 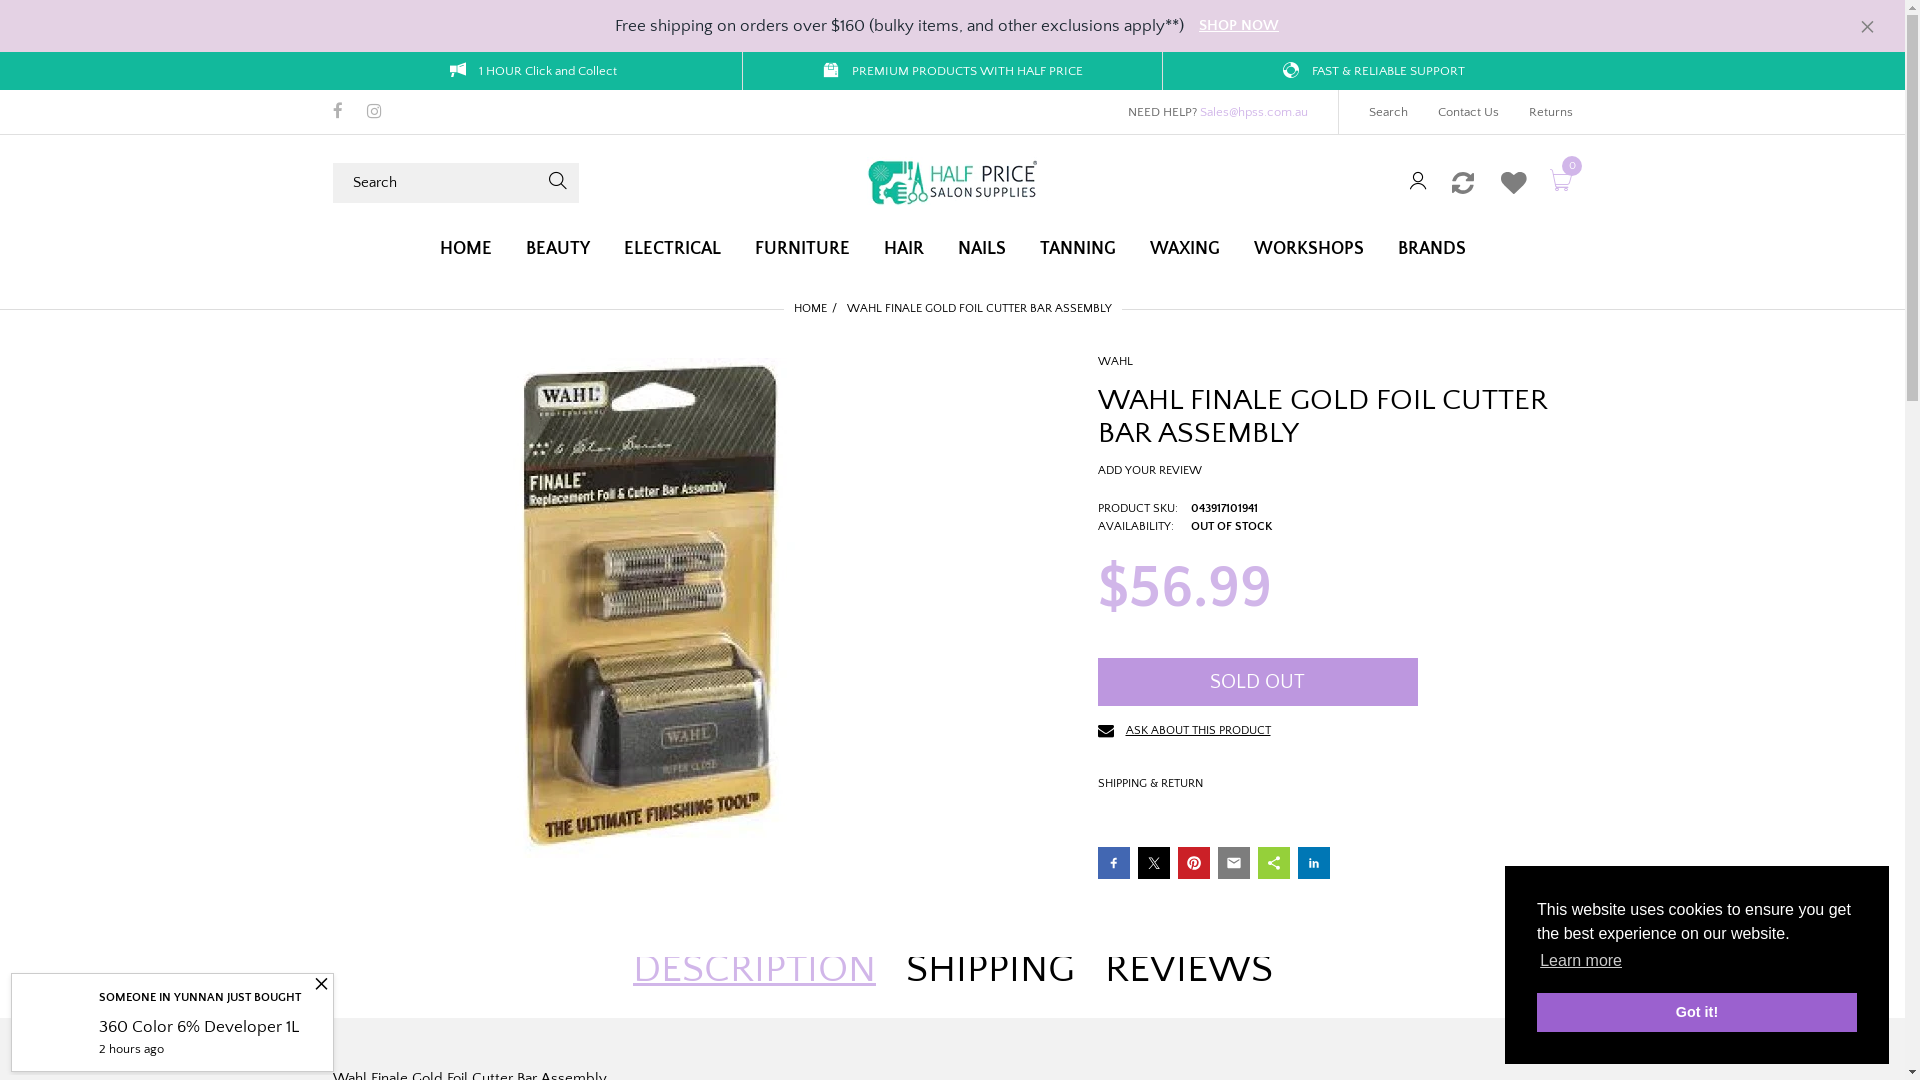 What do you see at coordinates (373, 112) in the screenshot?
I see `'Instagram'` at bounding box center [373, 112].